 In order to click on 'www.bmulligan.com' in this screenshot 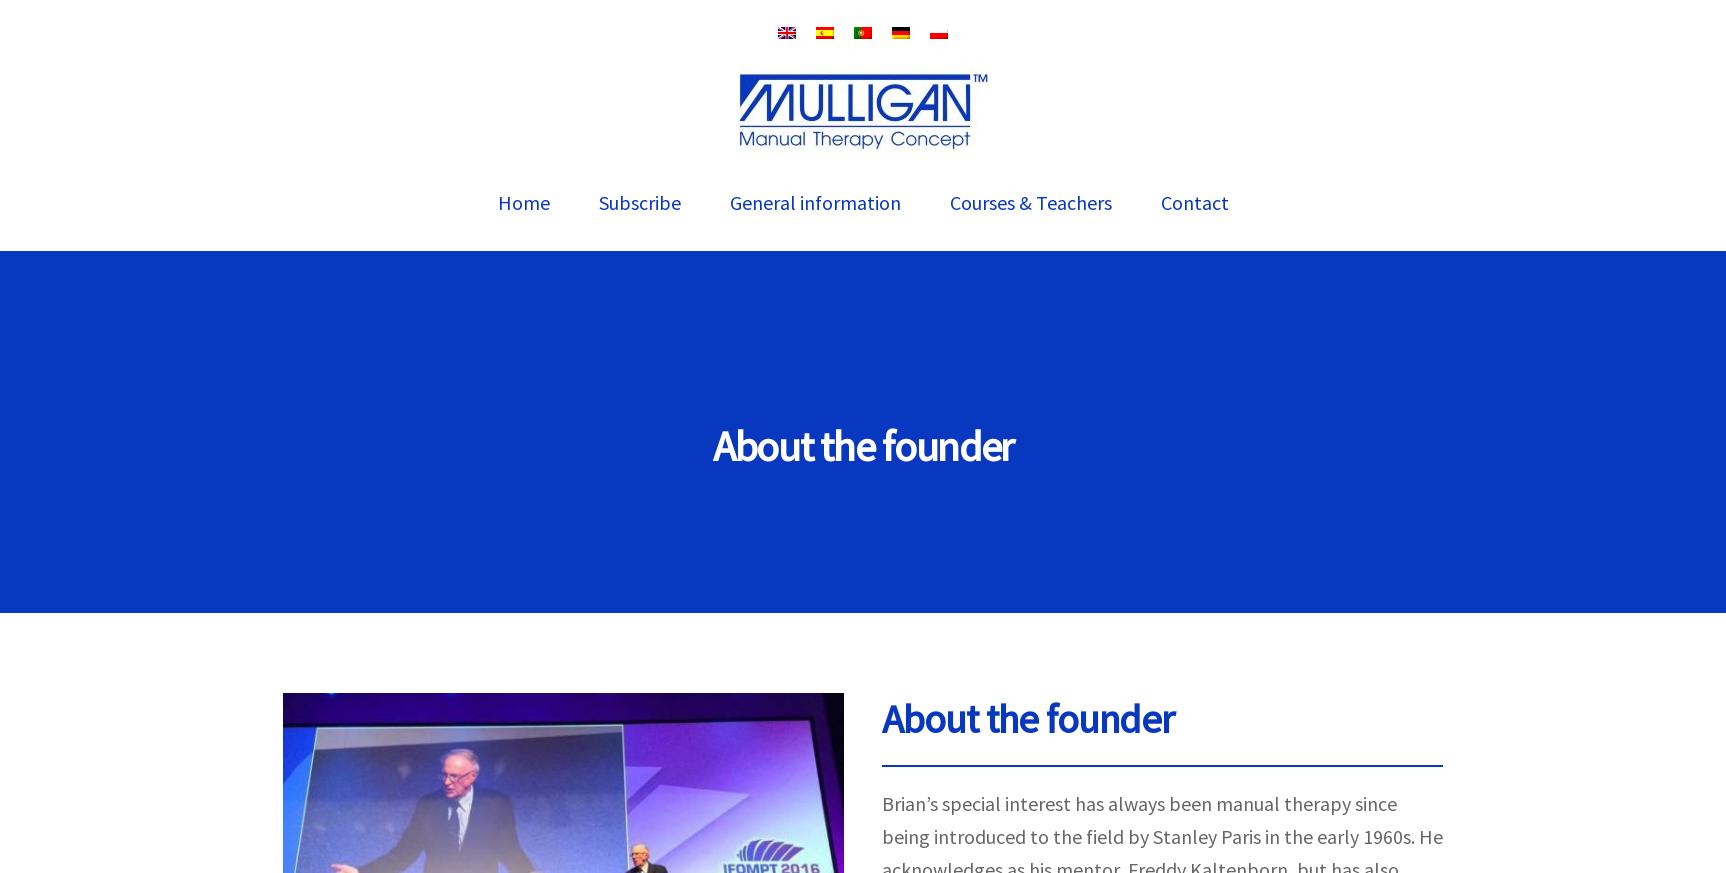, I will do `click(1192, 171)`.